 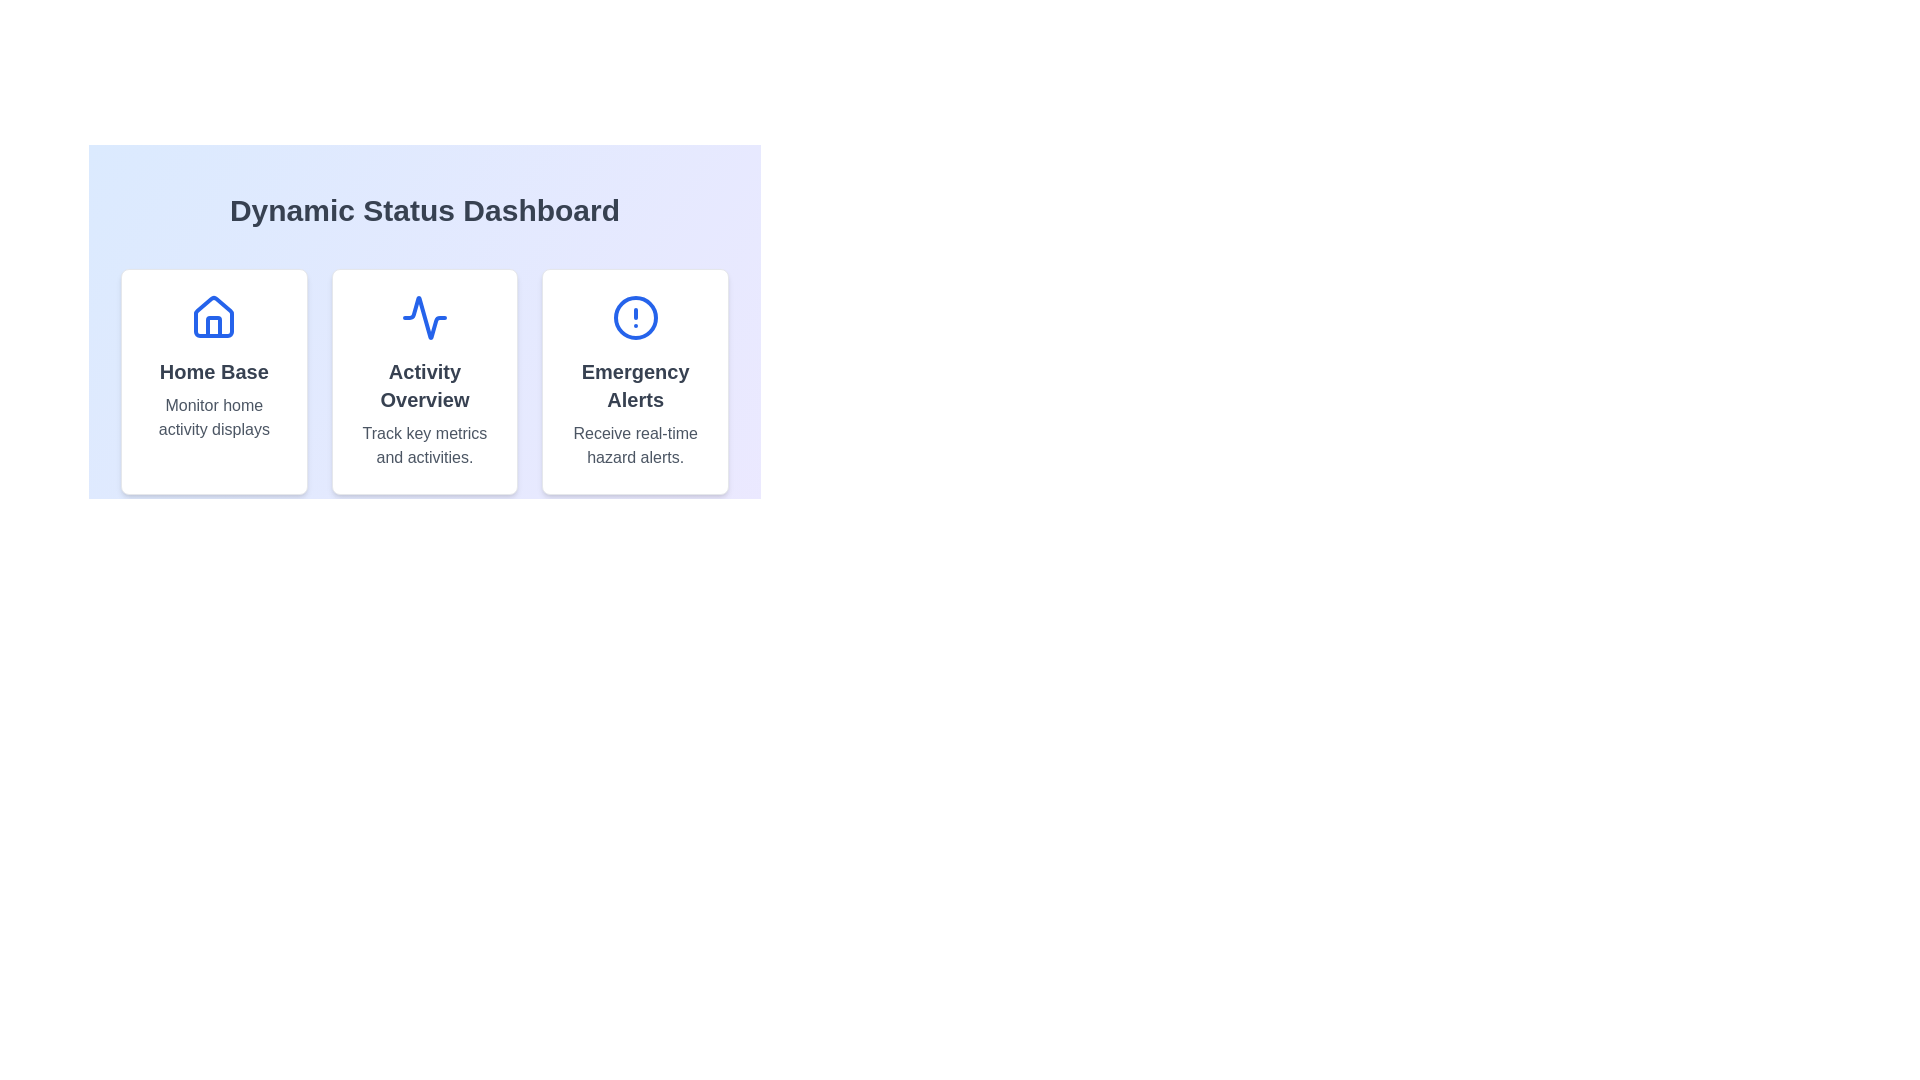 What do you see at coordinates (634, 316) in the screenshot?
I see `the blue circular alert icon with an exclamation mark, which is located at the upper center of the 'Emergency Alerts' card, above the text 'Emergency Alerts' and 'Receive real-time hazard alerts.'` at bounding box center [634, 316].